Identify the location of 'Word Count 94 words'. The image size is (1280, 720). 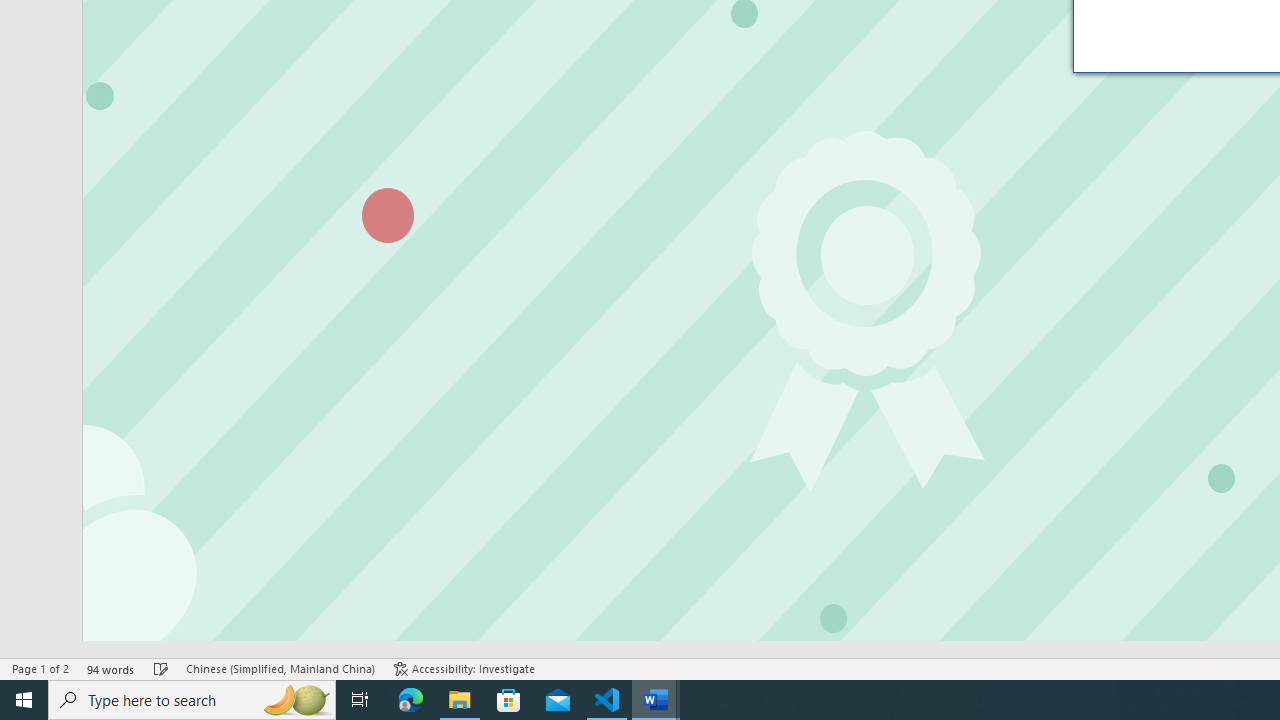
(110, 669).